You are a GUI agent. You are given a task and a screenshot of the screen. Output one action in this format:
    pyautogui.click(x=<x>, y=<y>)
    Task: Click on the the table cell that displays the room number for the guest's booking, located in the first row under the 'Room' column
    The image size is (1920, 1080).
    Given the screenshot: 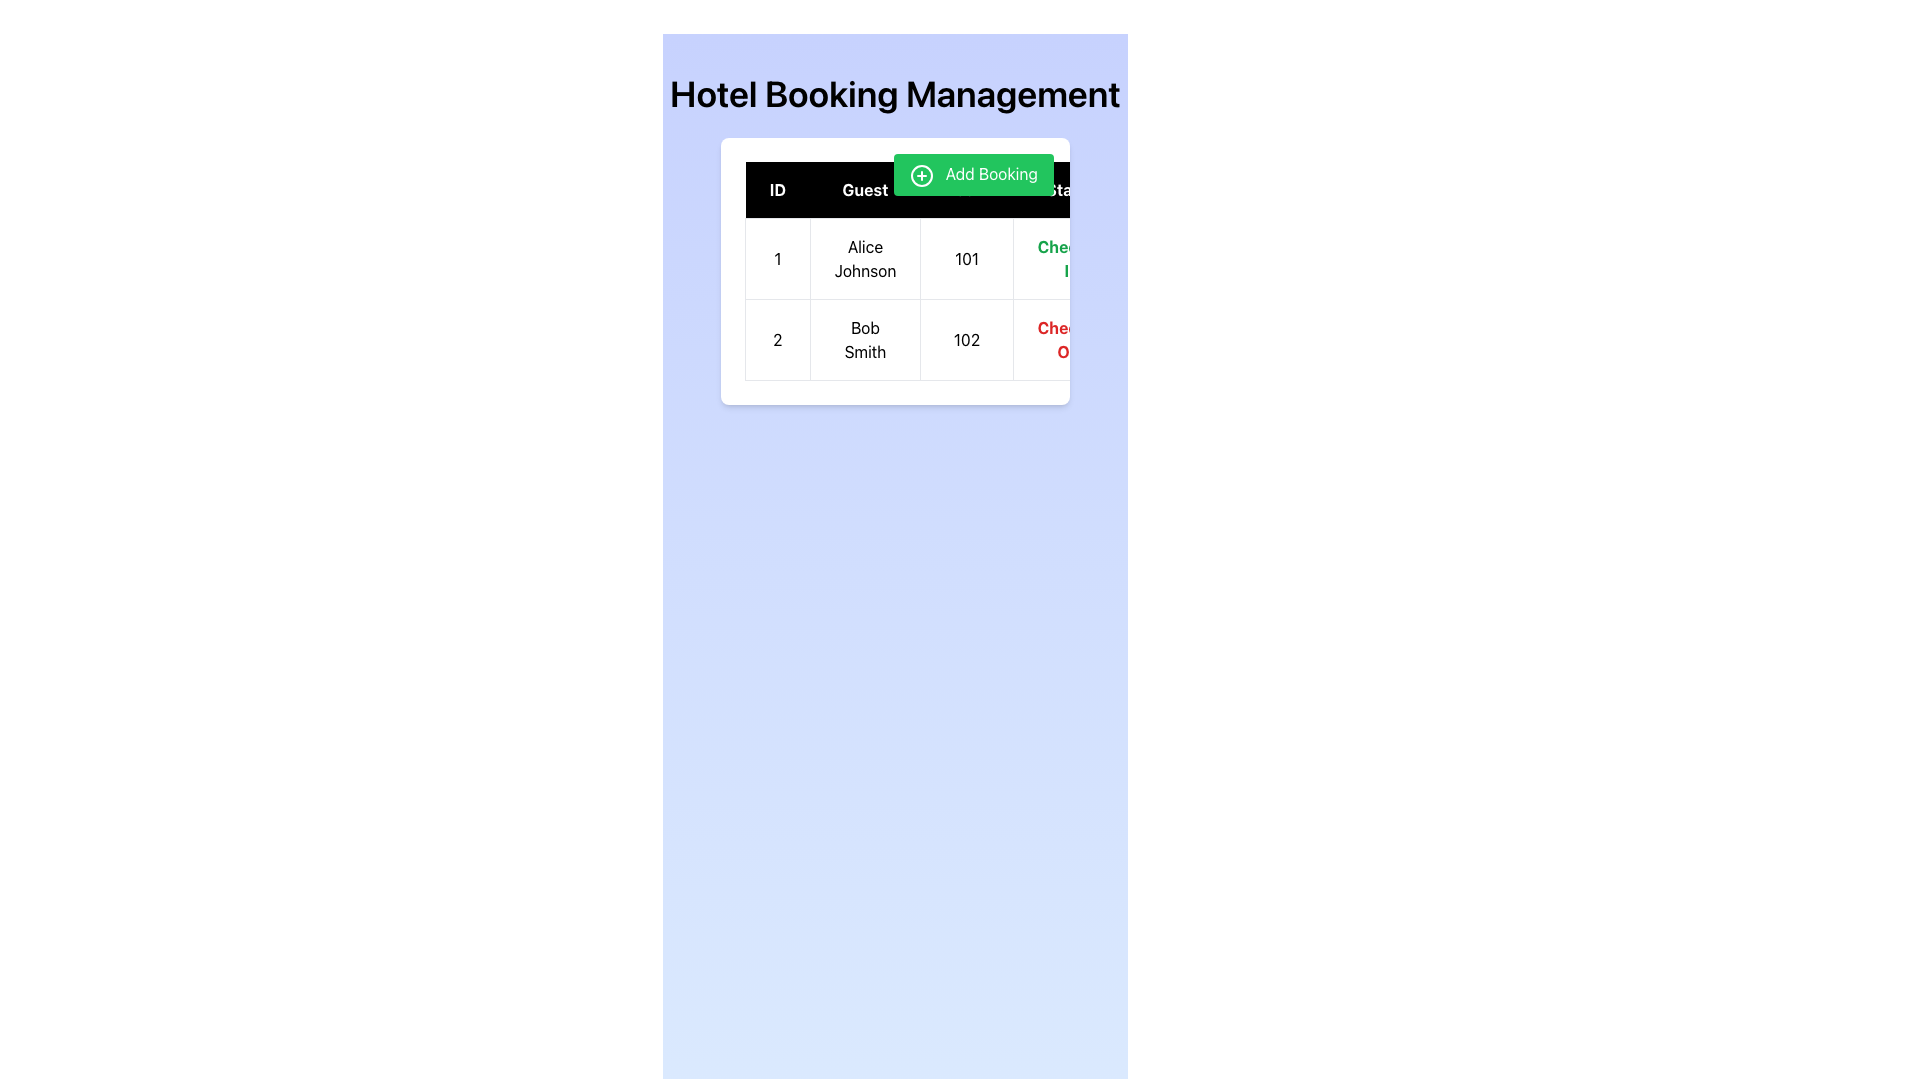 What is the action you would take?
    pyautogui.click(x=993, y=299)
    